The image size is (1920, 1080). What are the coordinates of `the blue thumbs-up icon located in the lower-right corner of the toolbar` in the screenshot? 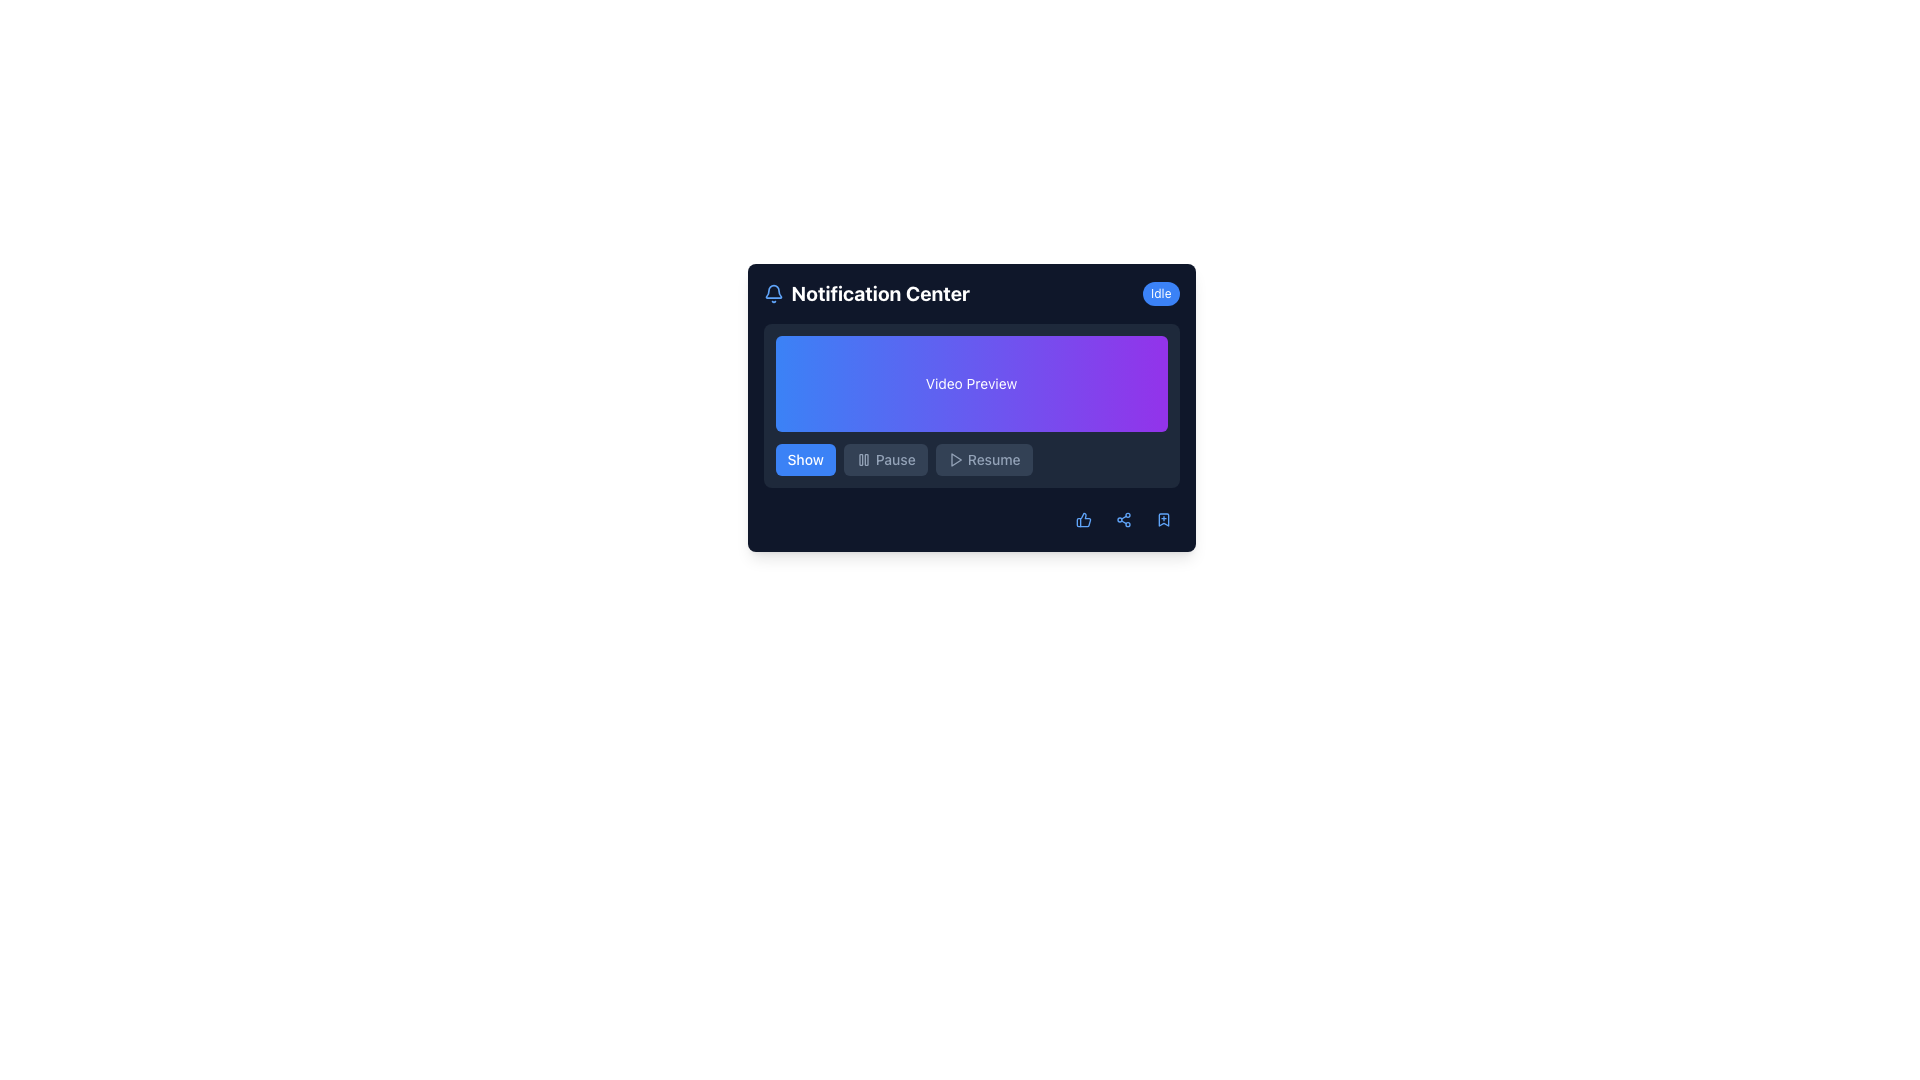 It's located at (1082, 519).